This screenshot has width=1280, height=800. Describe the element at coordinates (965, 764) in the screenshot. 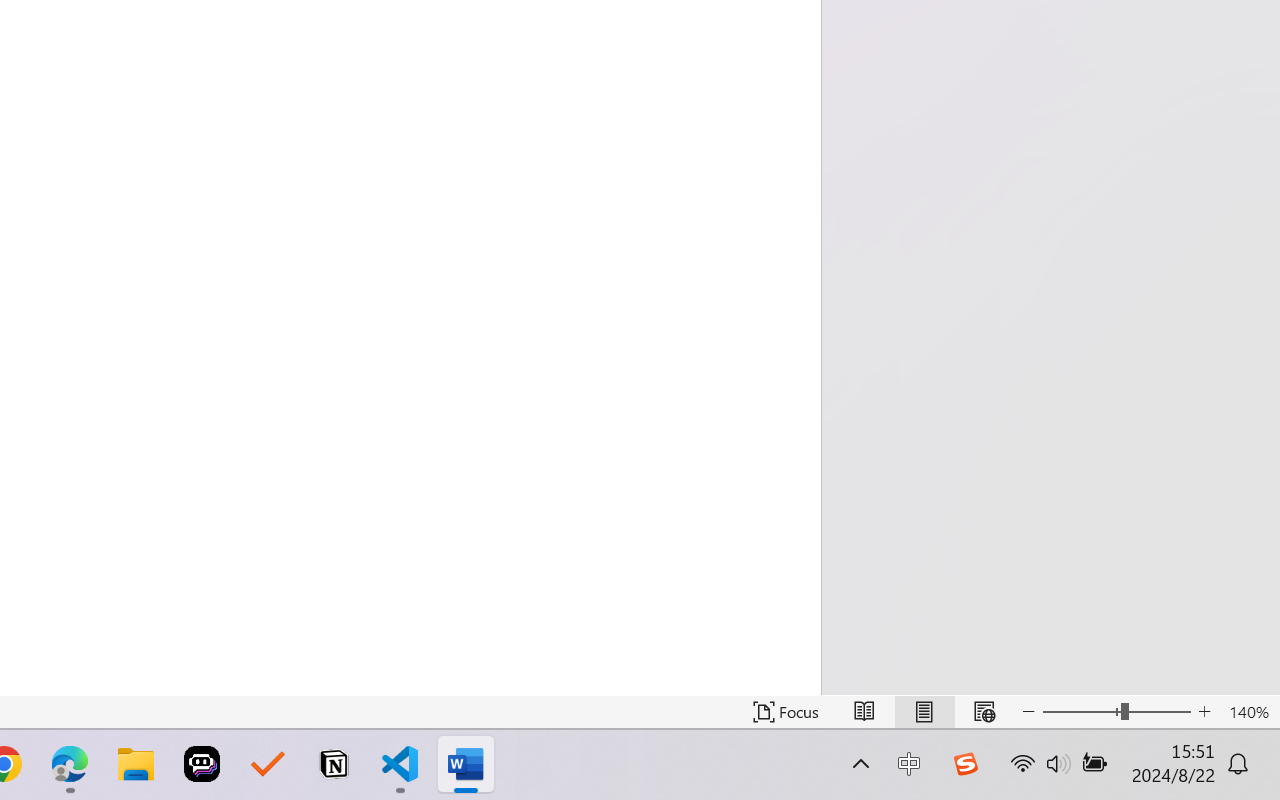

I see `'Class: Image'` at that location.